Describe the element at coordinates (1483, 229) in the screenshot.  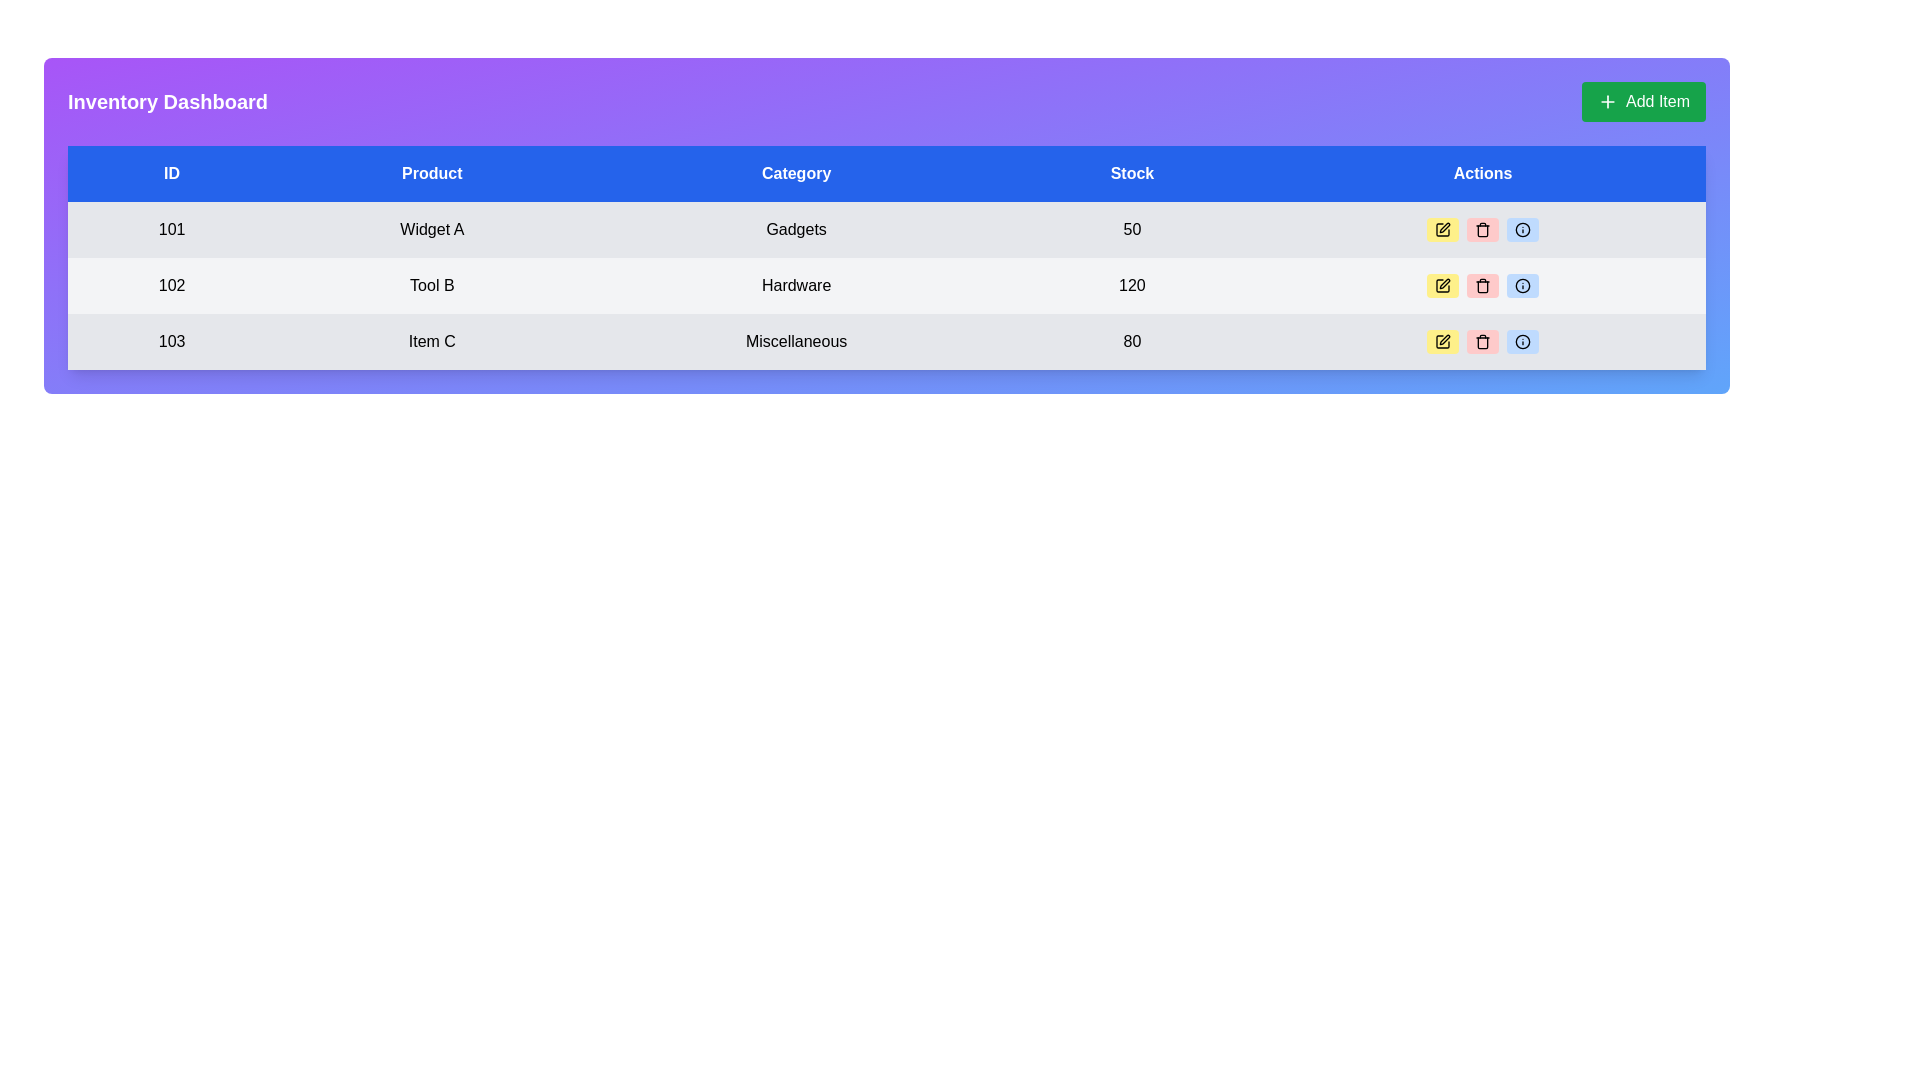
I see `the trash can icon on the red button located under the 'Actions' column for the first row in the table, which is the second action button in the sequence, positioned between the yellow 'edit' button and the blue 'information' button` at that location.